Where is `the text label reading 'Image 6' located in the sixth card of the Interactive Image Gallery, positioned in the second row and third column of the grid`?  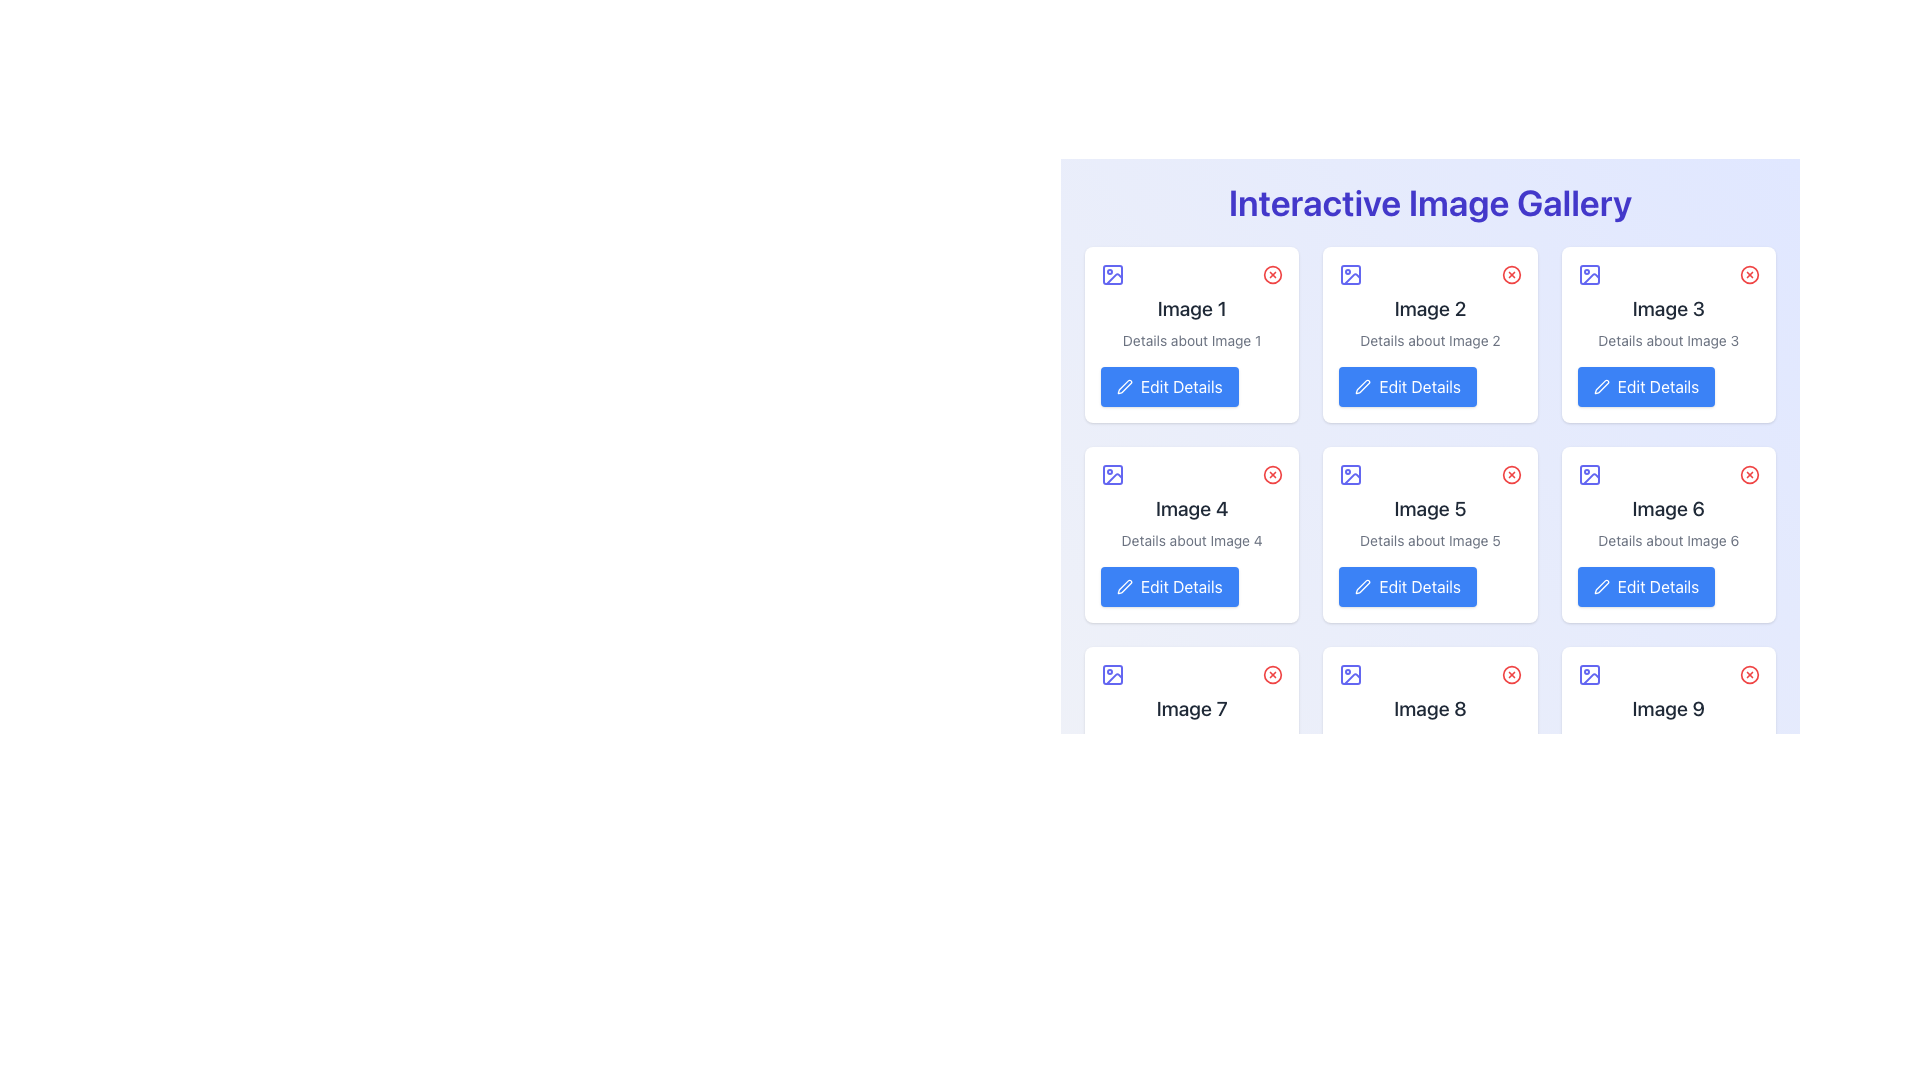
the text label reading 'Image 6' located in the sixth card of the Interactive Image Gallery, positioned in the second row and third column of the grid is located at coordinates (1668, 508).